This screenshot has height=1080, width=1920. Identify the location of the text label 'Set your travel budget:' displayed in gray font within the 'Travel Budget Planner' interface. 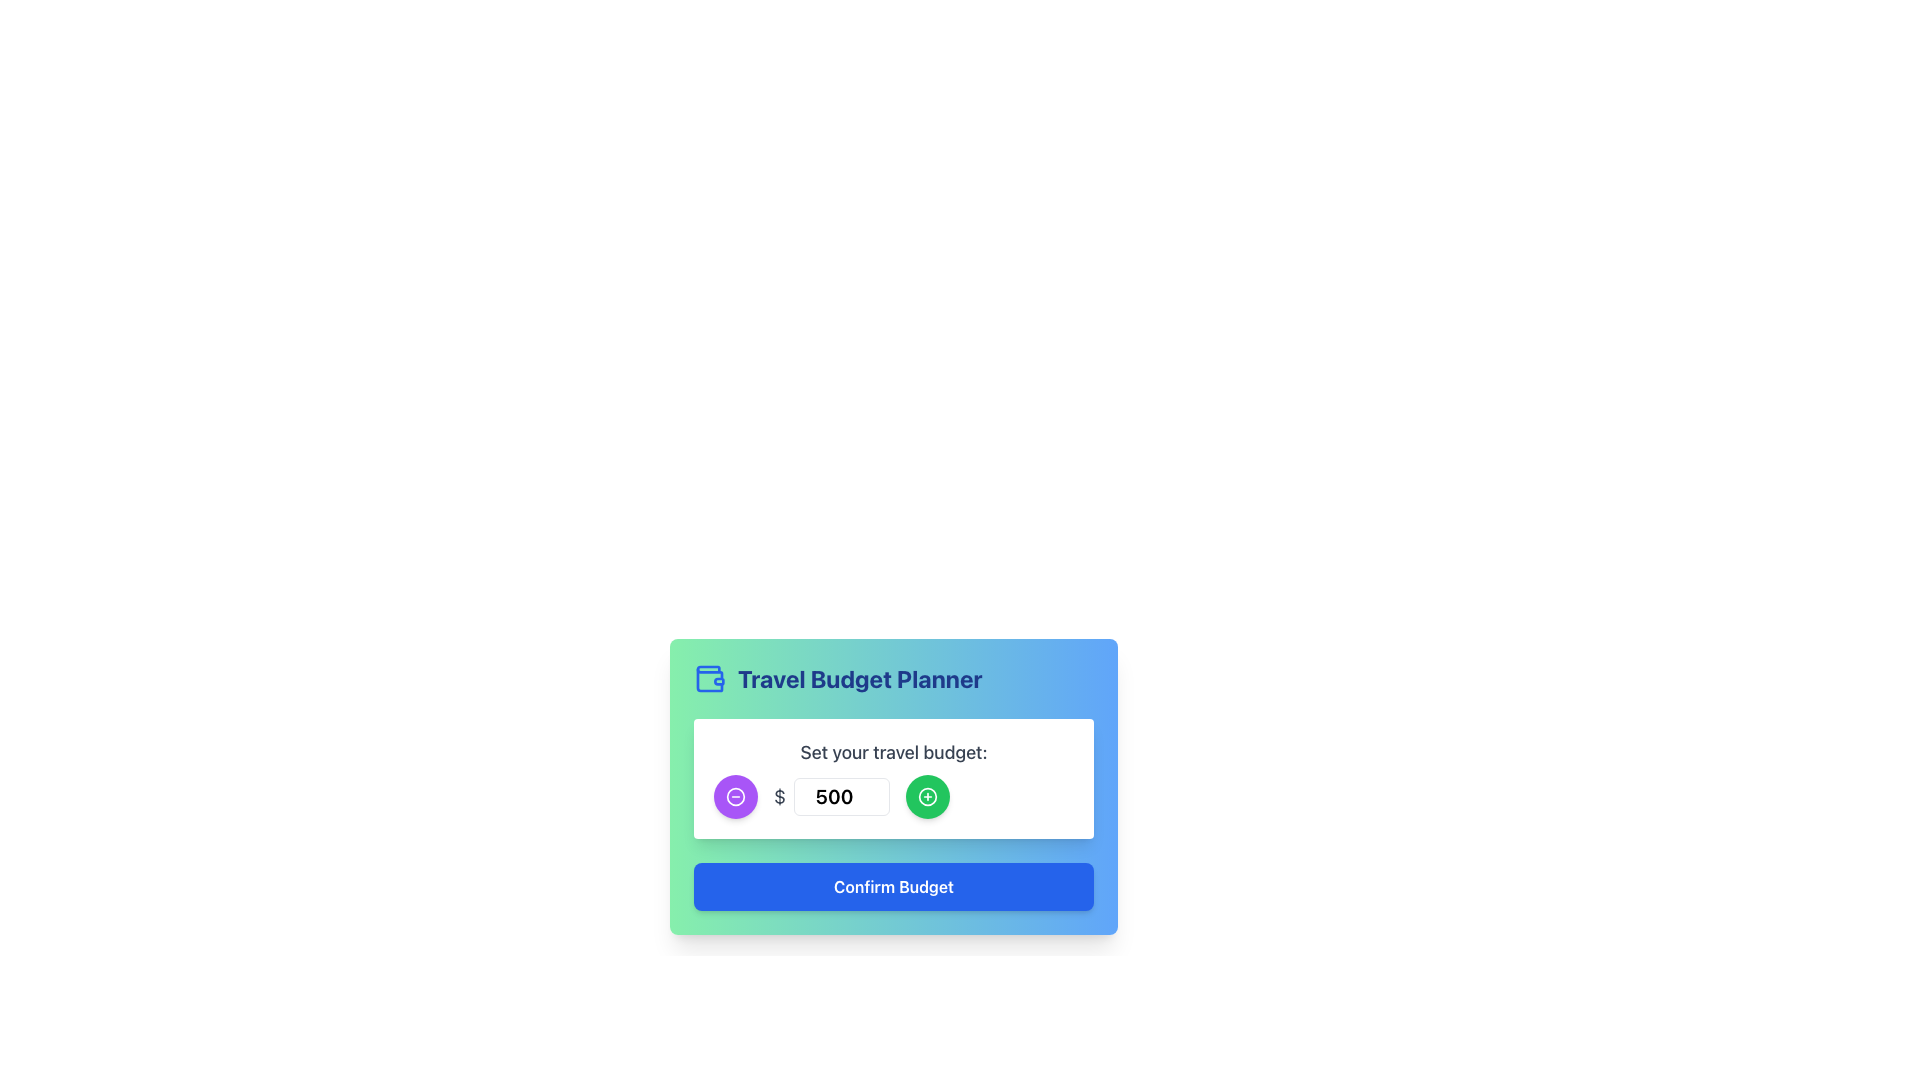
(892, 752).